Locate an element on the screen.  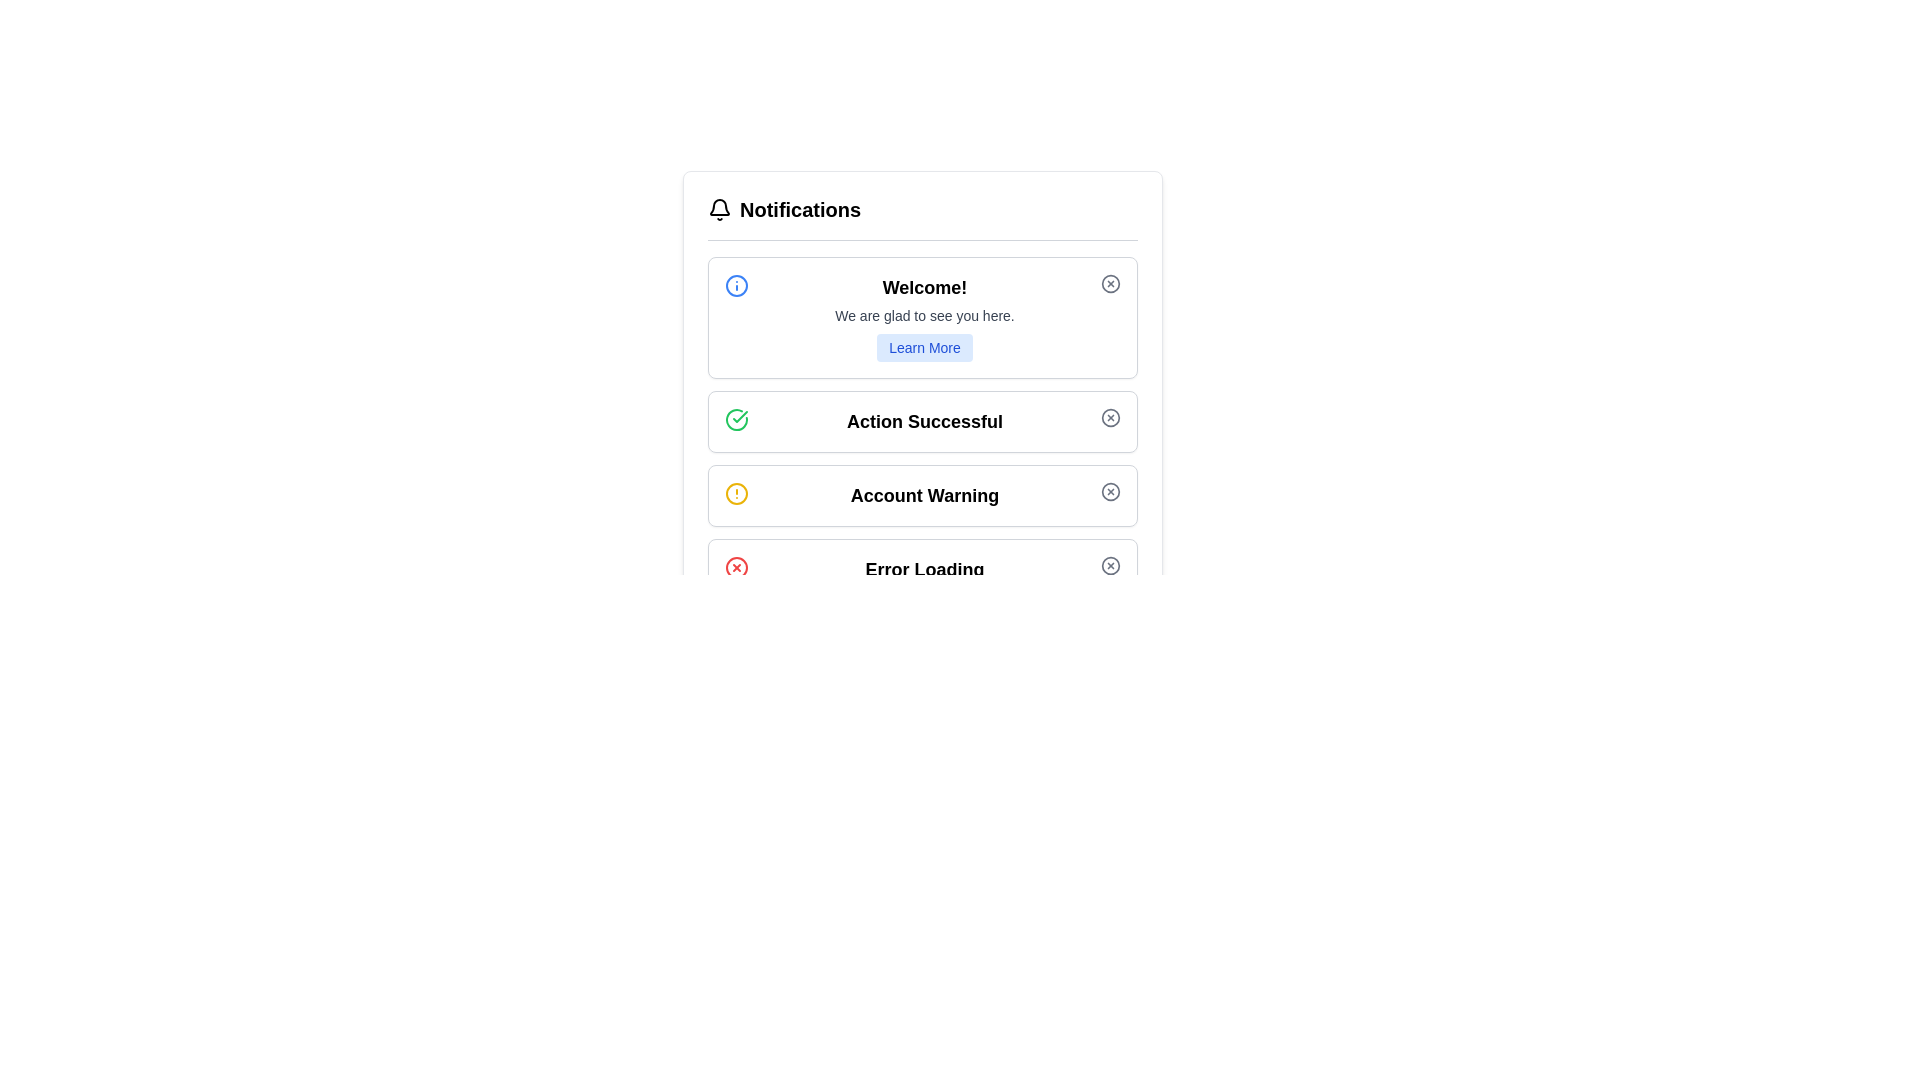
the error visually is located at coordinates (921, 570).